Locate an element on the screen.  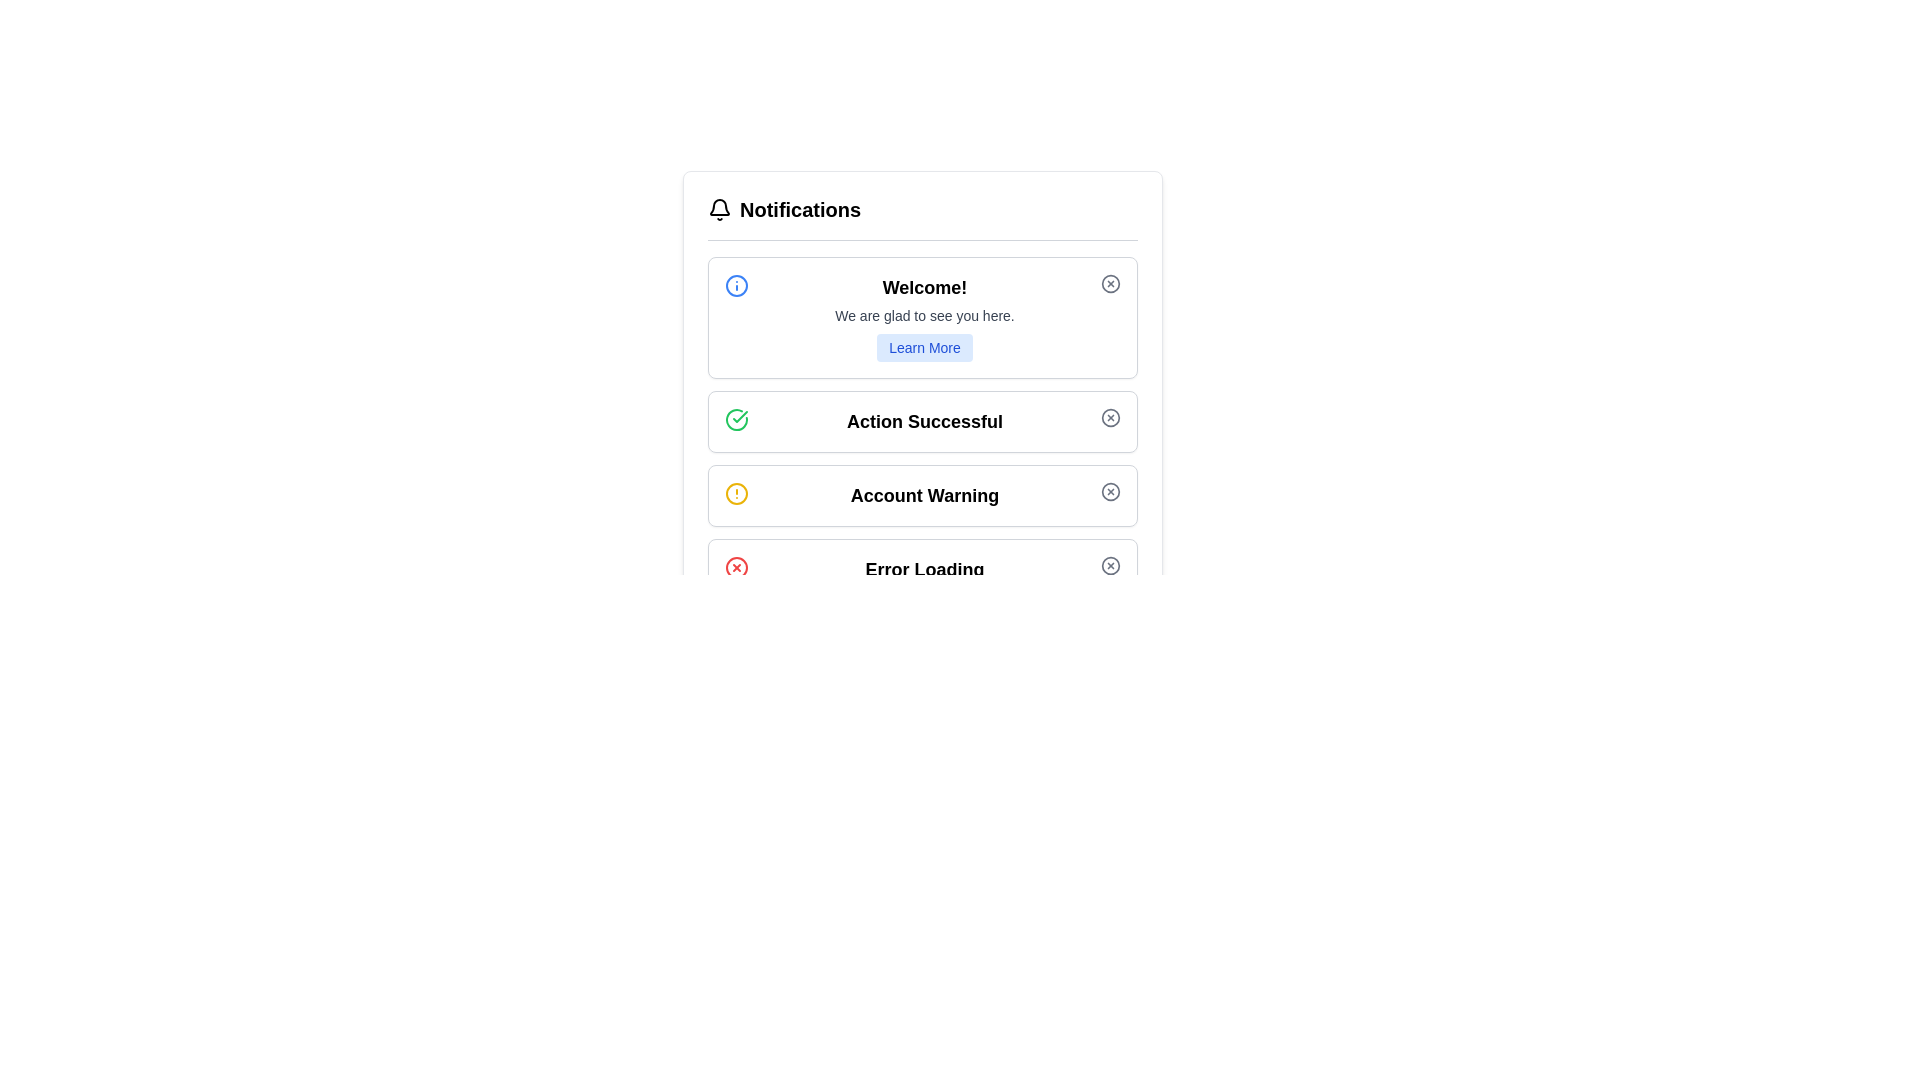
the error visually is located at coordinates (921, 570).